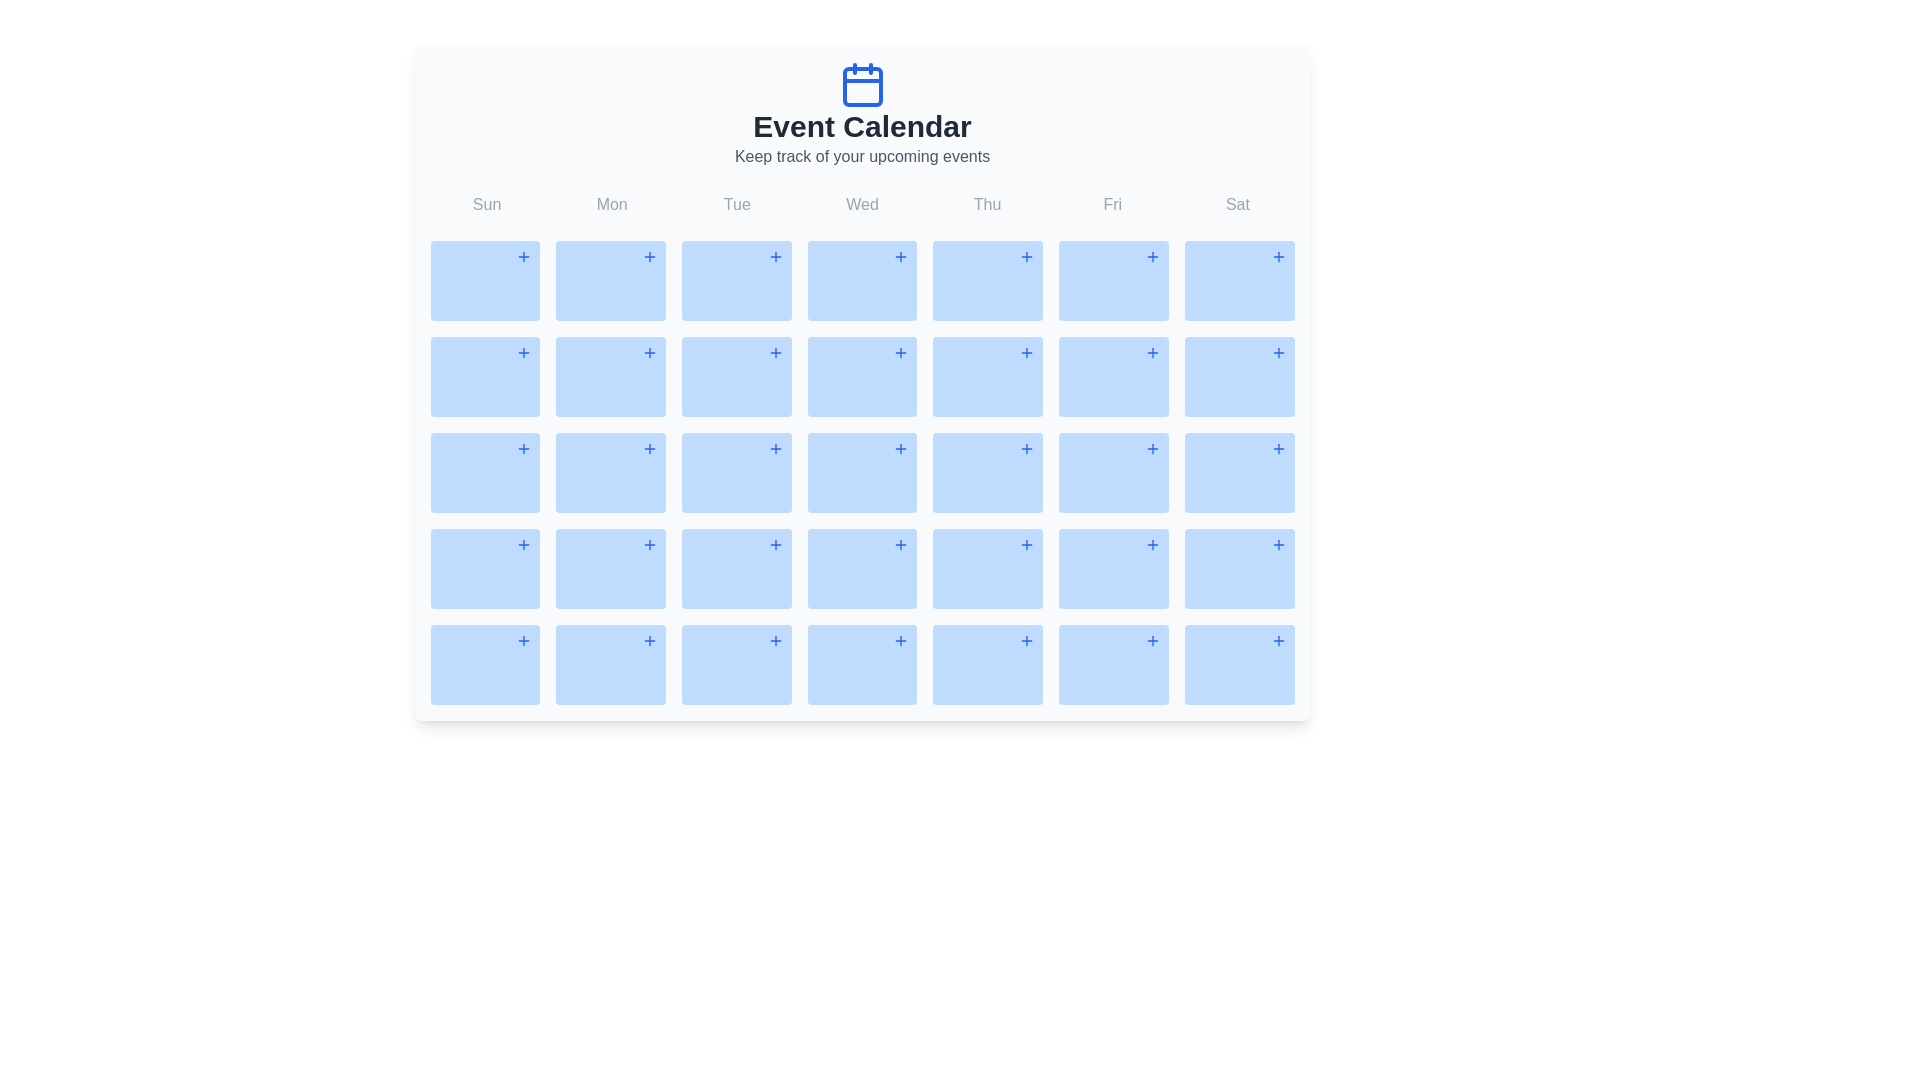 Image resolution: width=1920 pixels, height=1080 pixels. What do you see at coordinates (1277, 447) in the screenshot?
I see `the small square button with a blue plus icon located` at bounding box center [1277, 447].